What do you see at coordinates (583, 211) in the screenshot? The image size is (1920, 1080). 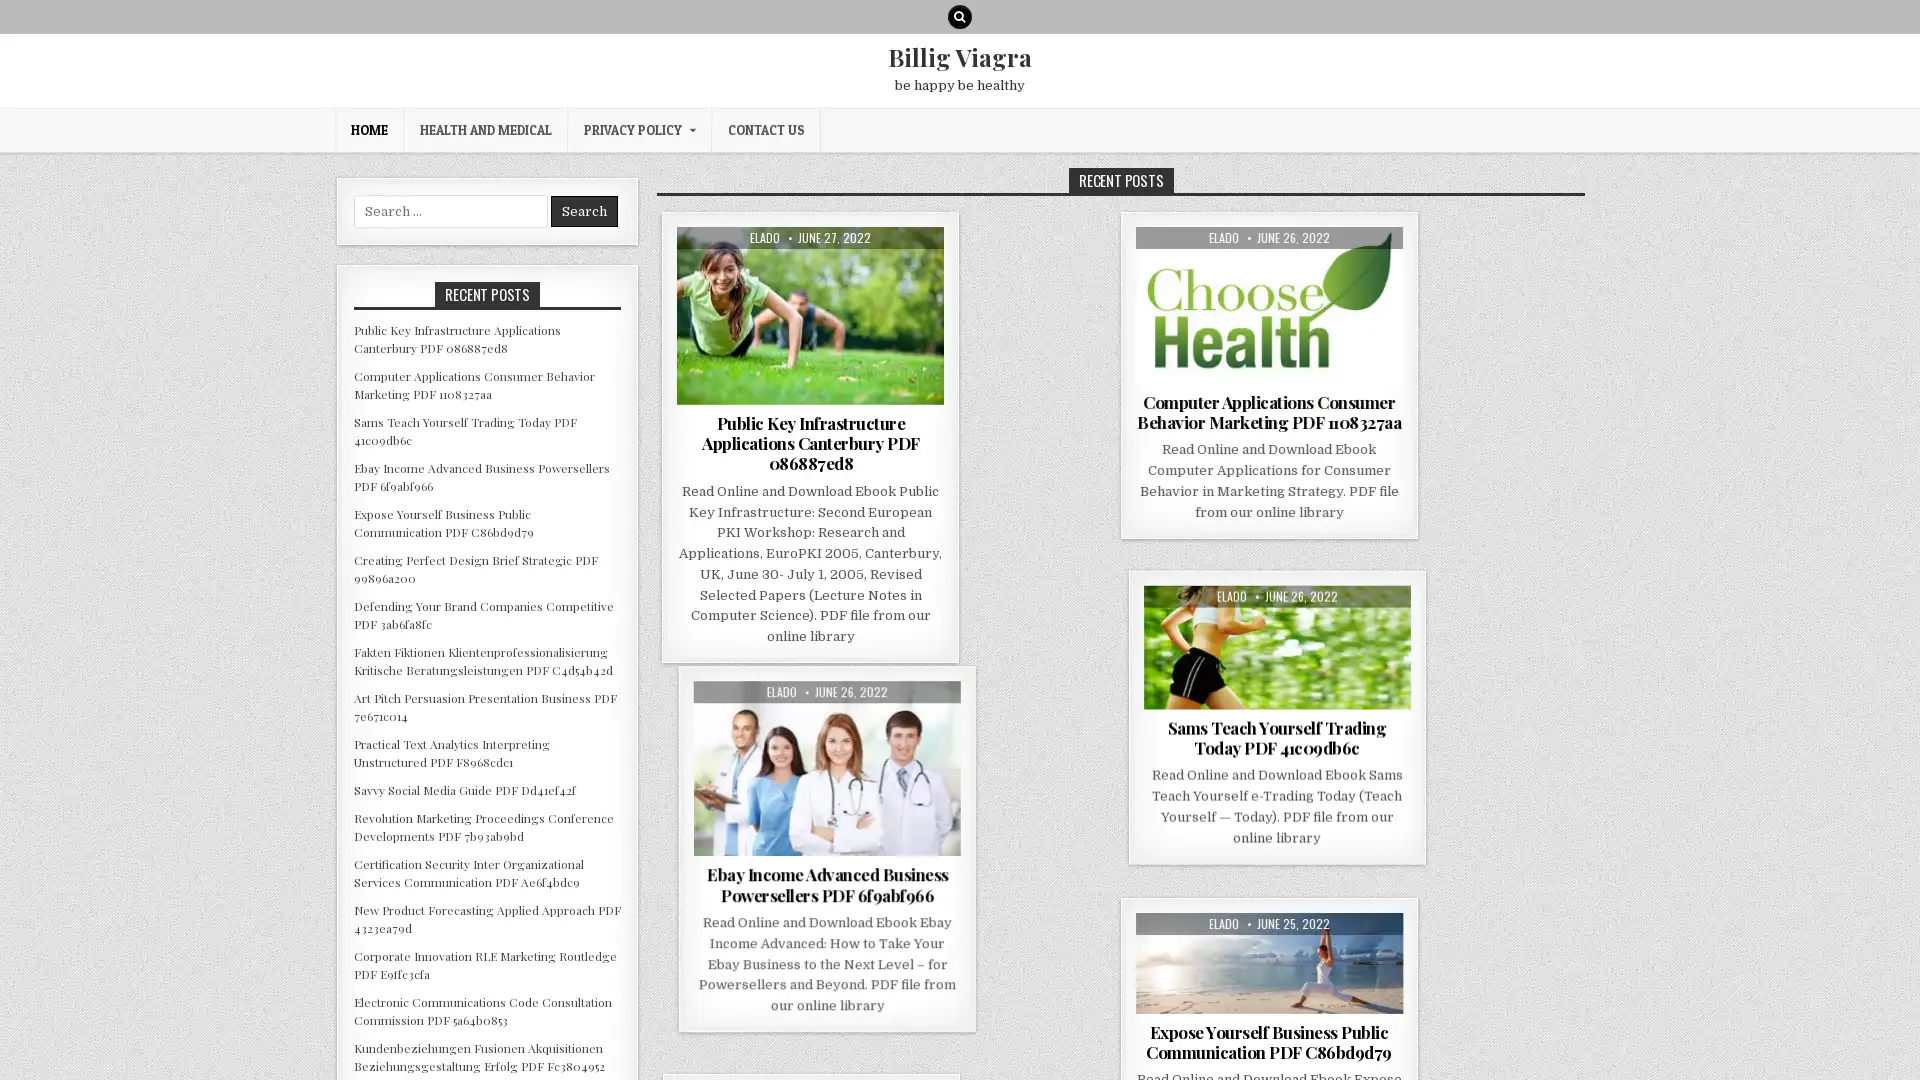 I see `Search` at bounding box center [583, 211].